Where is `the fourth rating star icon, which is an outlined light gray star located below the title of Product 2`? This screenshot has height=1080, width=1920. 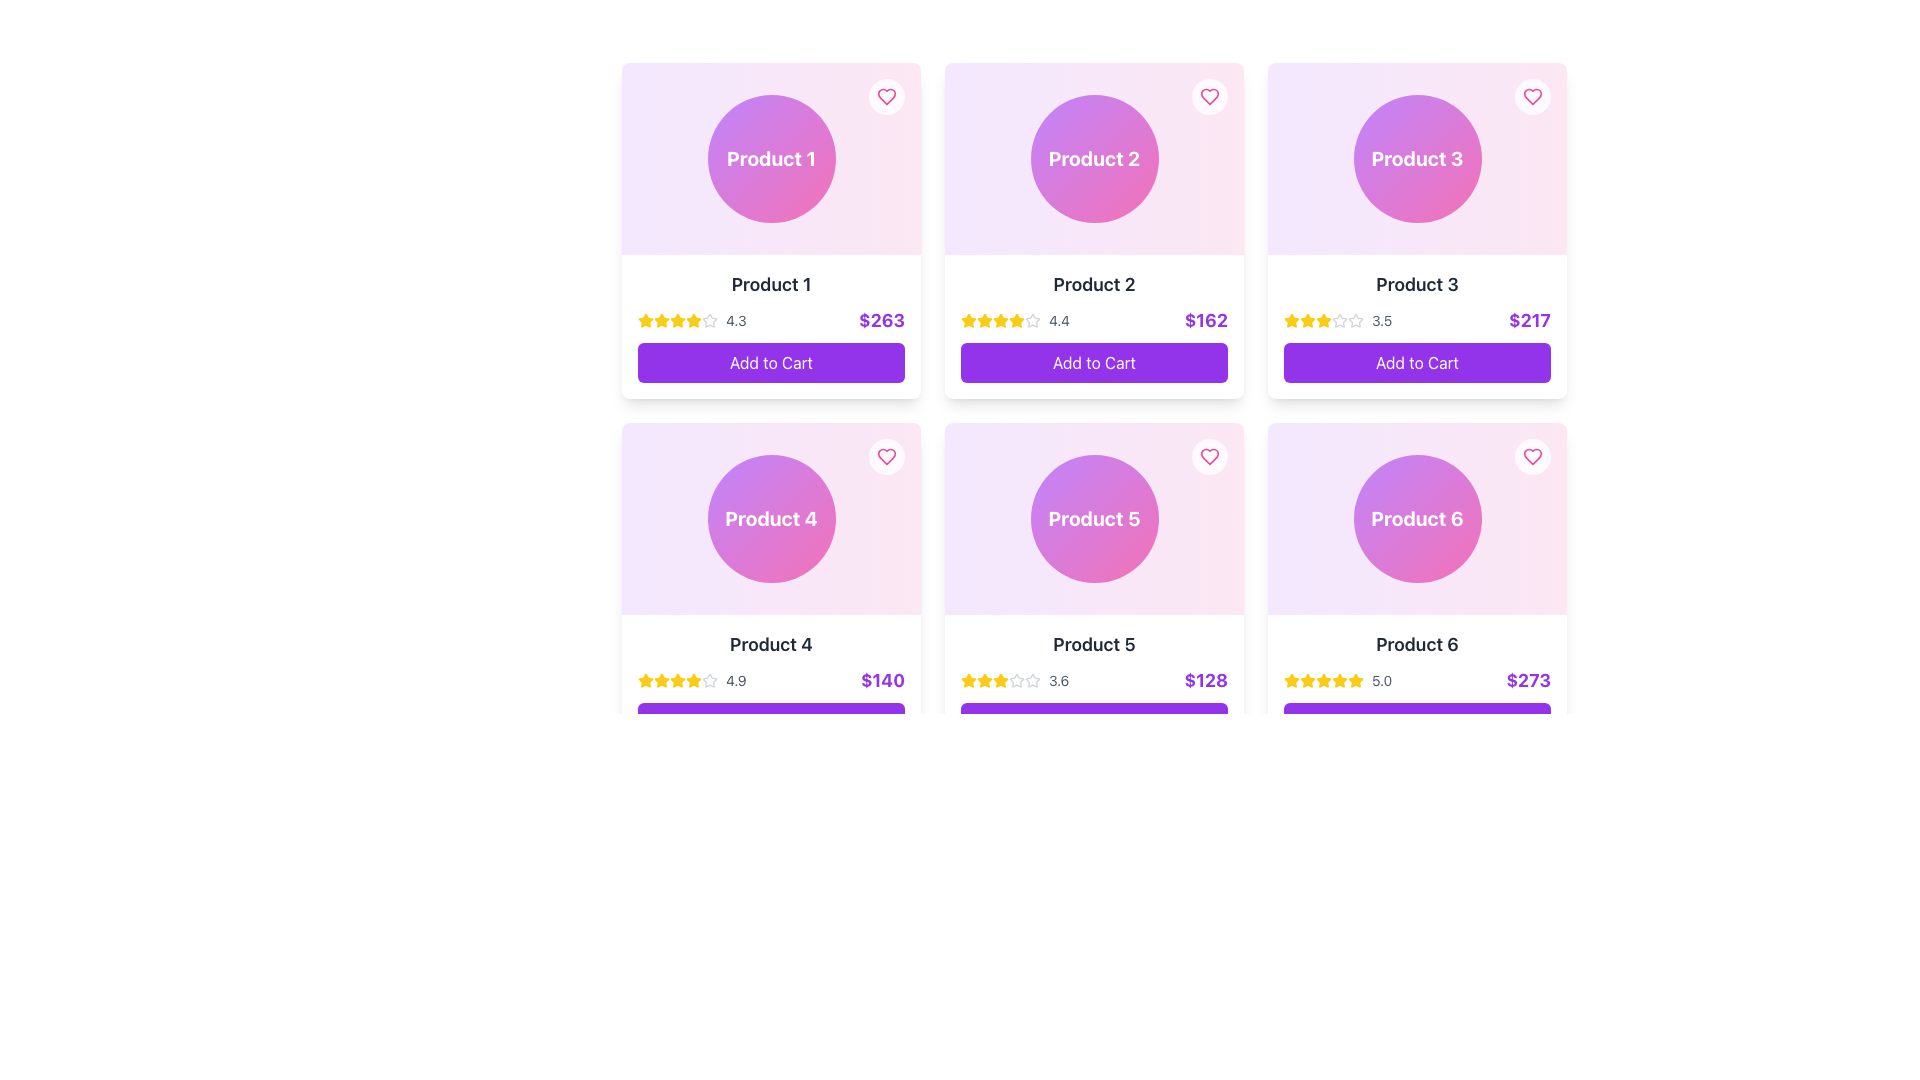 the fourth rating star icon, which is an outlined light gray star located below the title of Product 2 is located at coordinates (1032, 319).